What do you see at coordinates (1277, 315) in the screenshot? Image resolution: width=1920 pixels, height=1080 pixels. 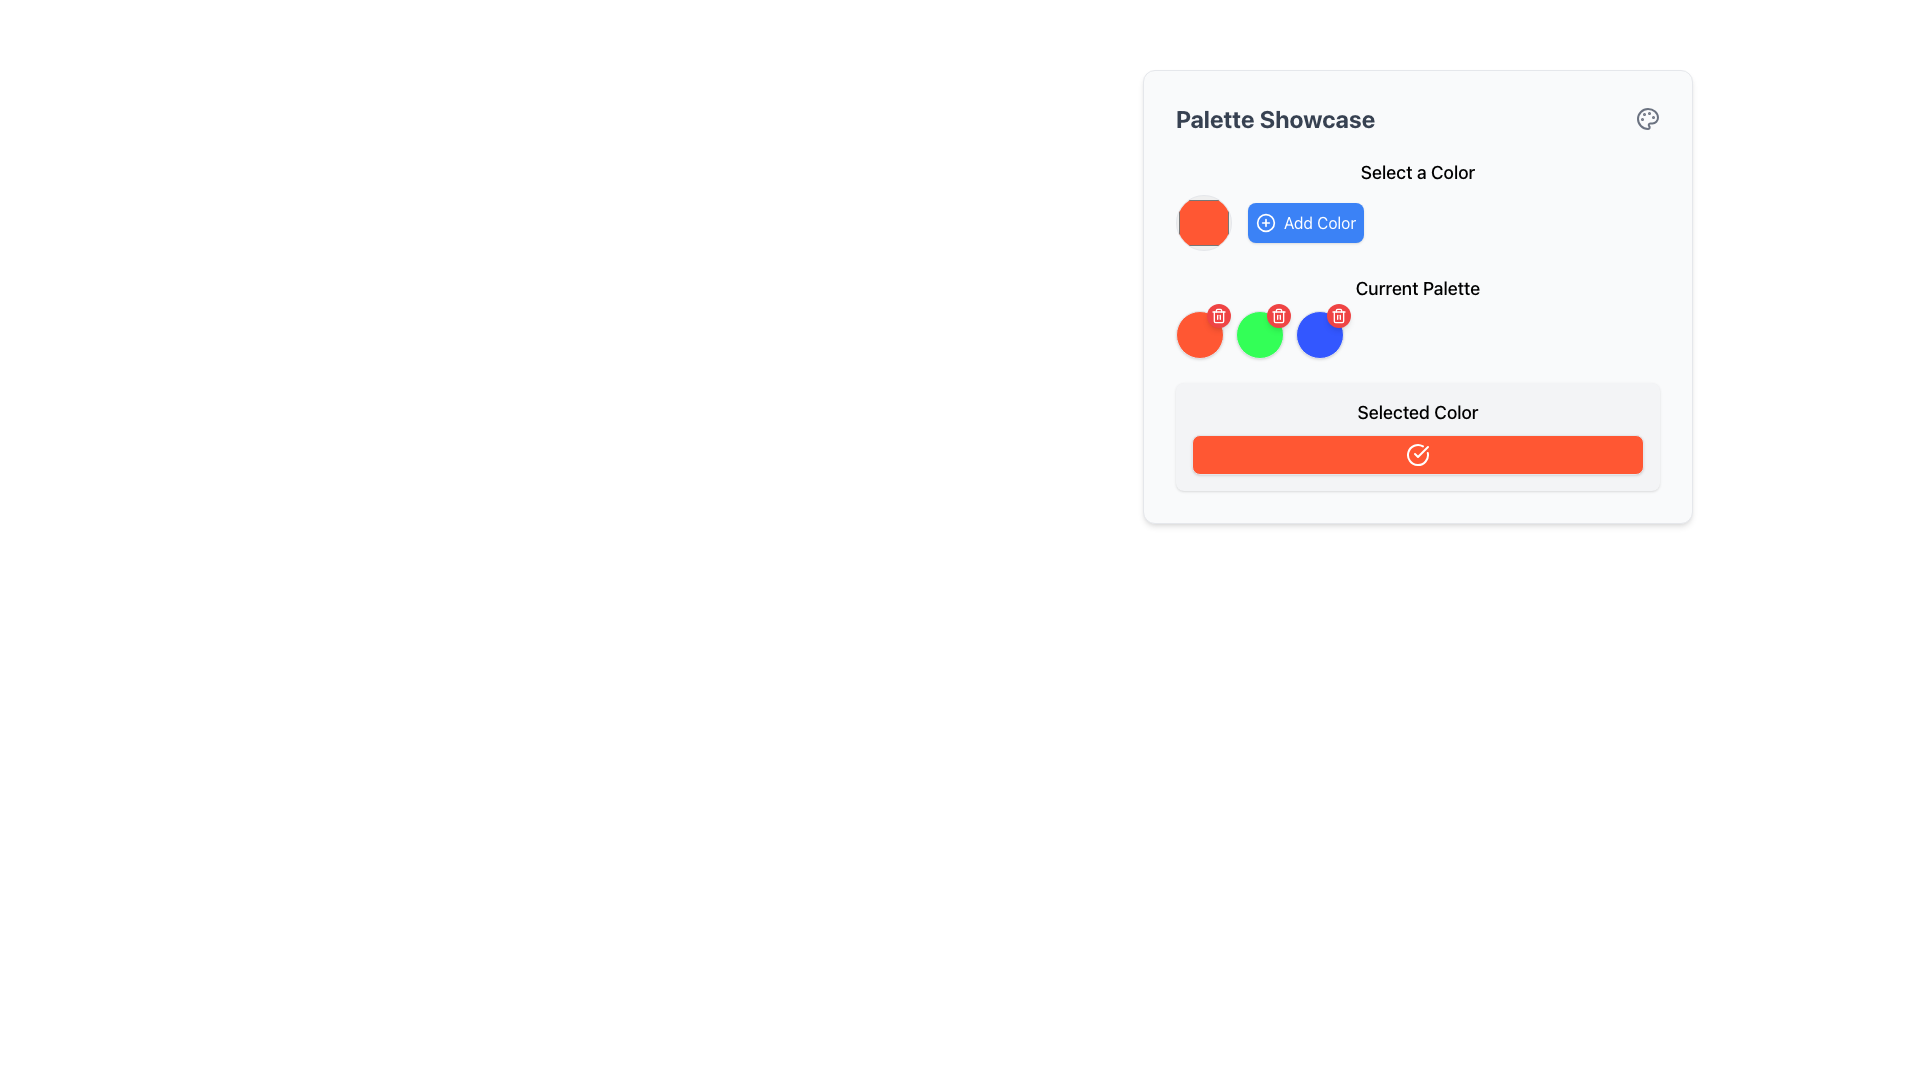 I see `the delete button for the green color option in the palette` at bounding box center [1277, 315].